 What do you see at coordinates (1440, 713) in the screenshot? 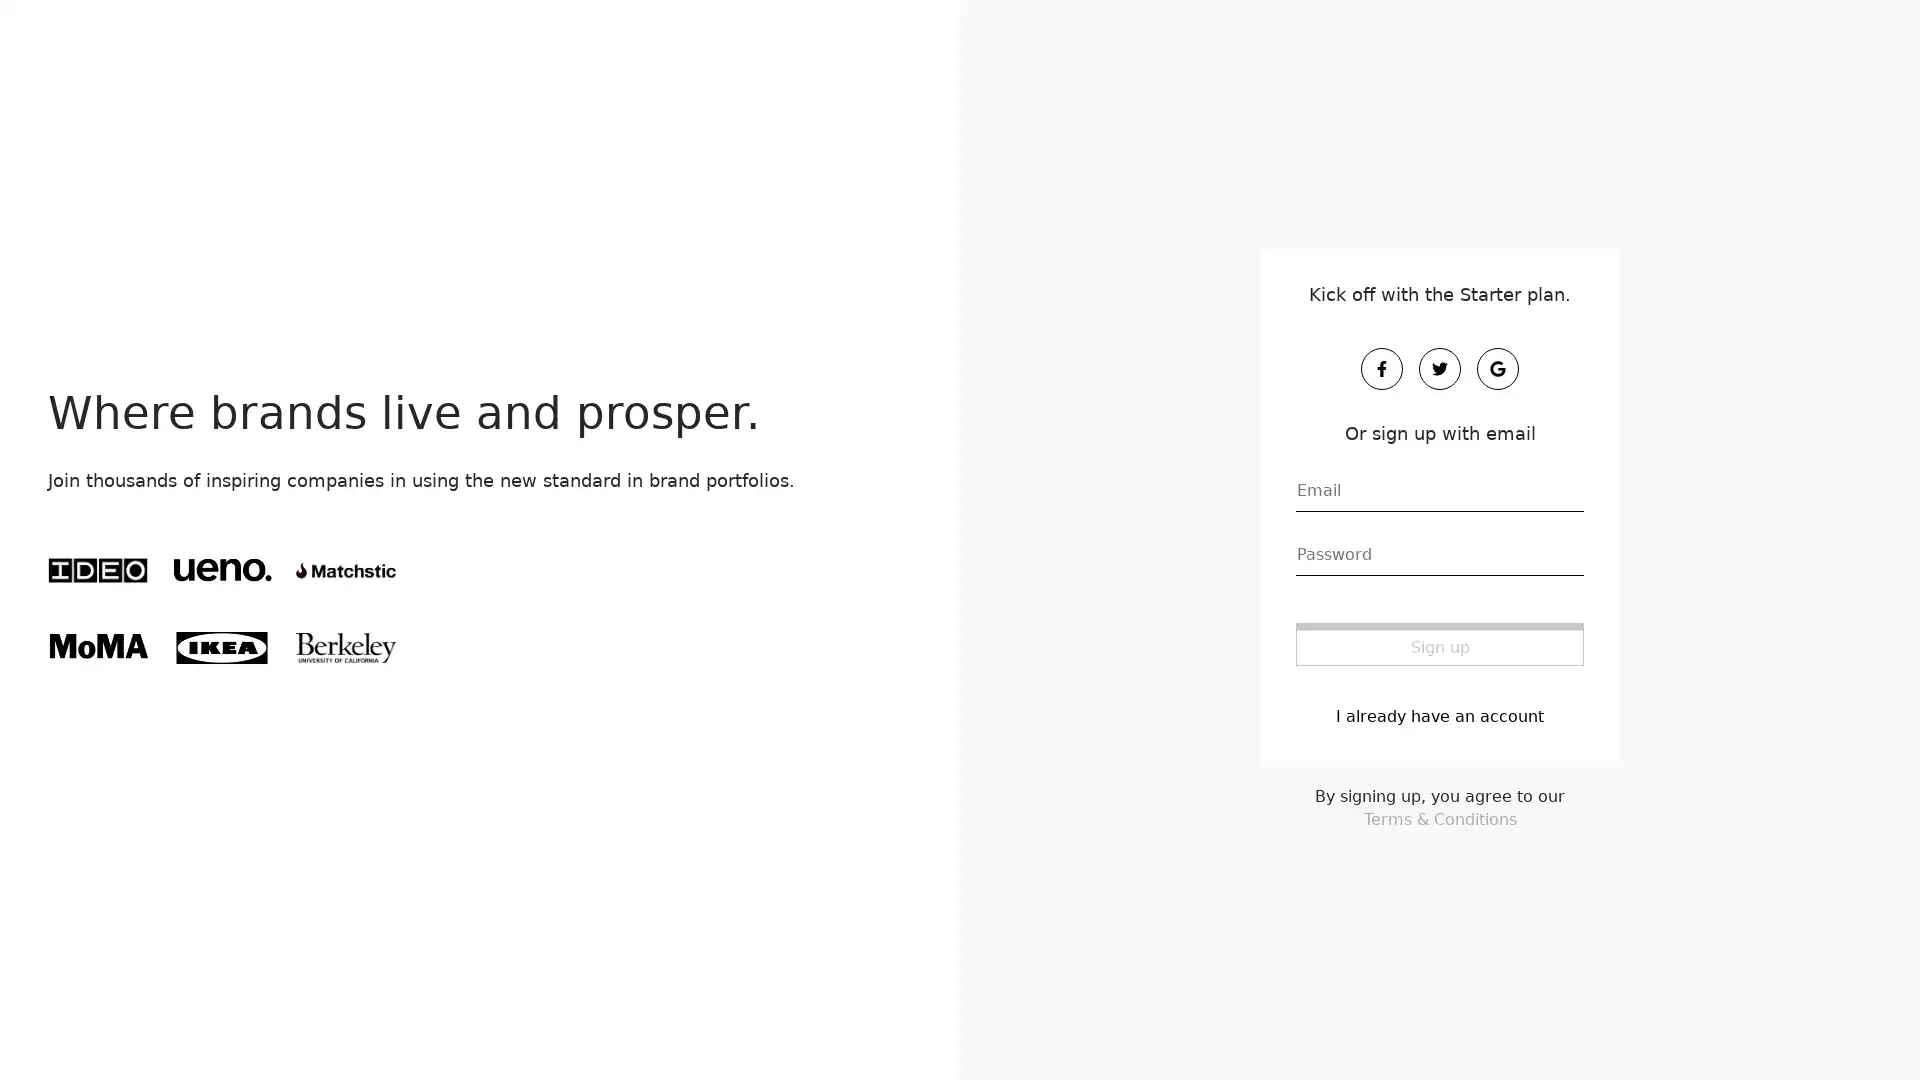
I see `I already have an account` at bounding box center [1440, 713].